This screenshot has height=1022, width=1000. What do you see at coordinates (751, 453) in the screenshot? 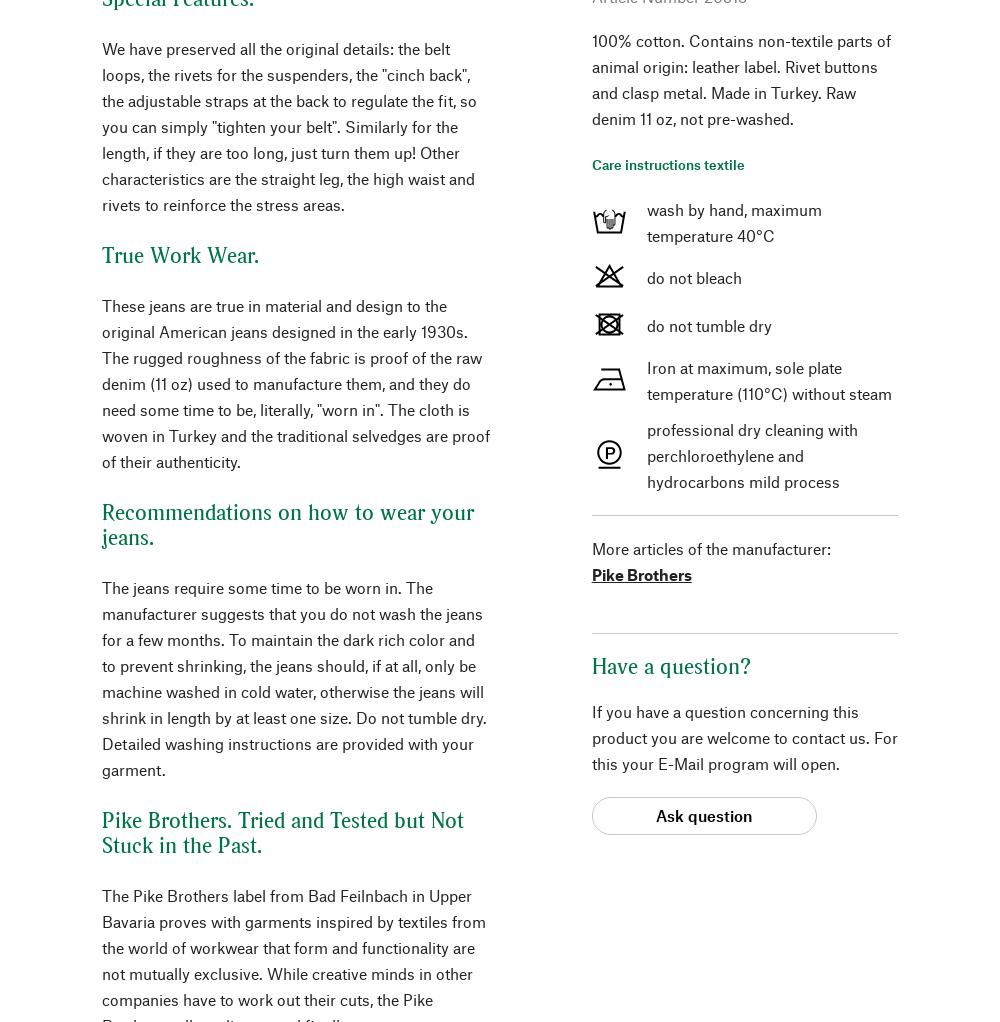
I see `'professional dry cleaning with perchloroethylene and hydrocarbons mild process'` at bounding box center [751, 453].